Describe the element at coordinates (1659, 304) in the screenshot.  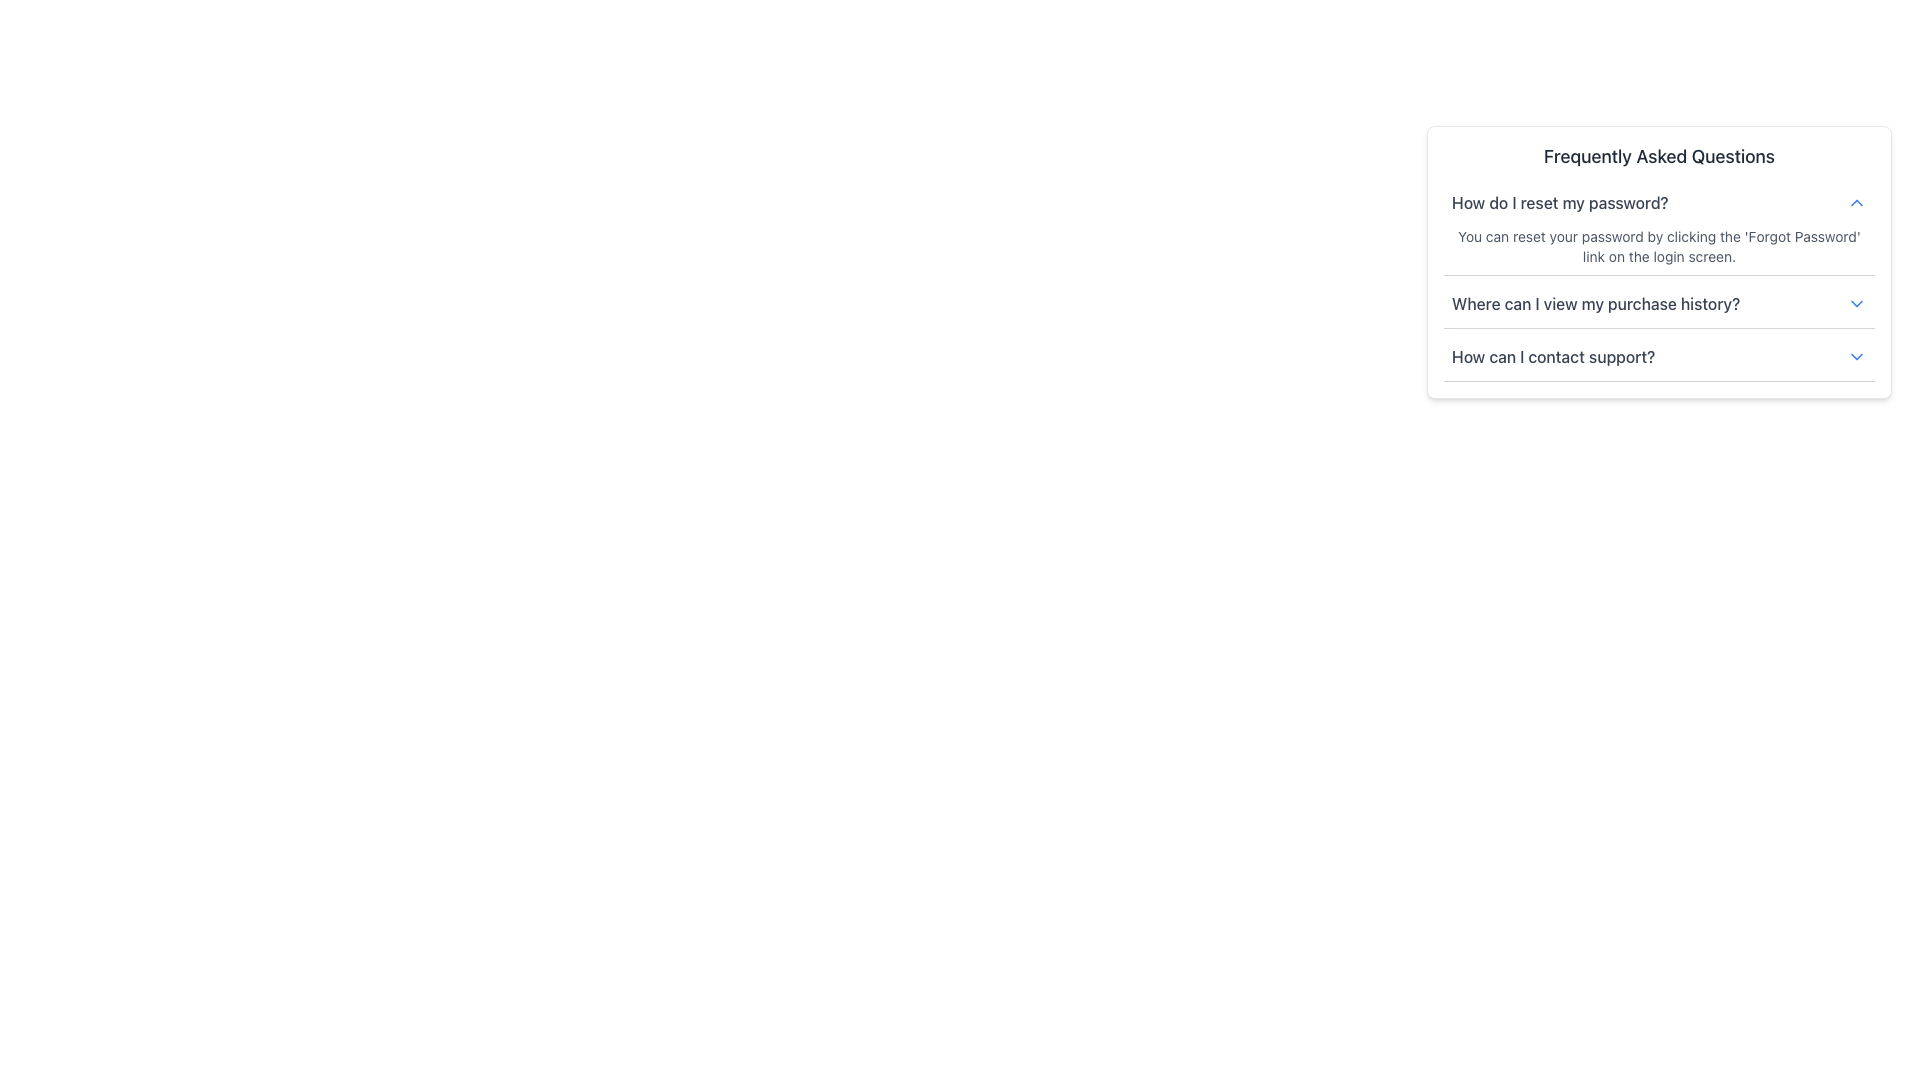
I see `the second entry in the FAQ section's dropdown list item that reveals additional information about viewing purchase history` at that location.